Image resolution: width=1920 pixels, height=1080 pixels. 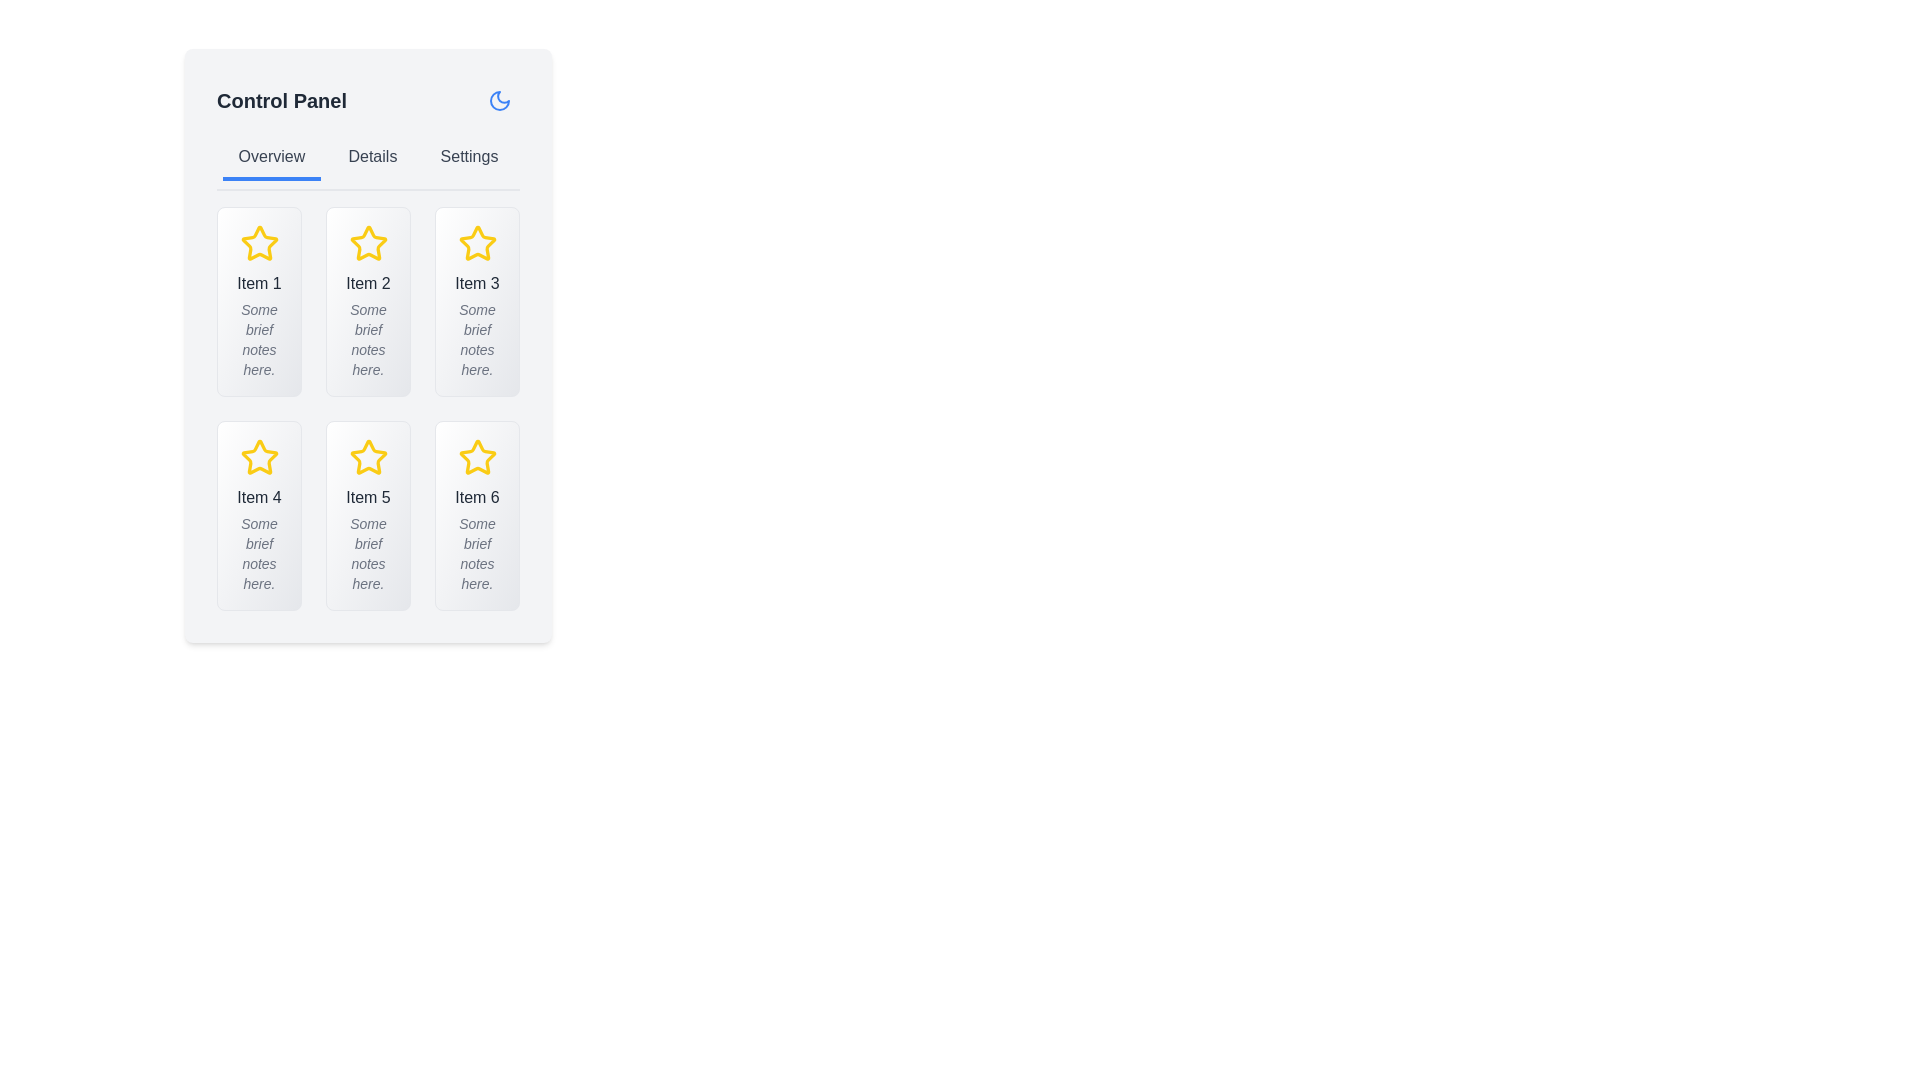 What do you see at coordinates (368, 554) in the screenshot?
I see `text element styled with a small, italicized font and gray color that reads 'Some brief notes here.' located in the card labeled 'Item 5' under the 'Overview' tab` at bounding box center [368, 554].